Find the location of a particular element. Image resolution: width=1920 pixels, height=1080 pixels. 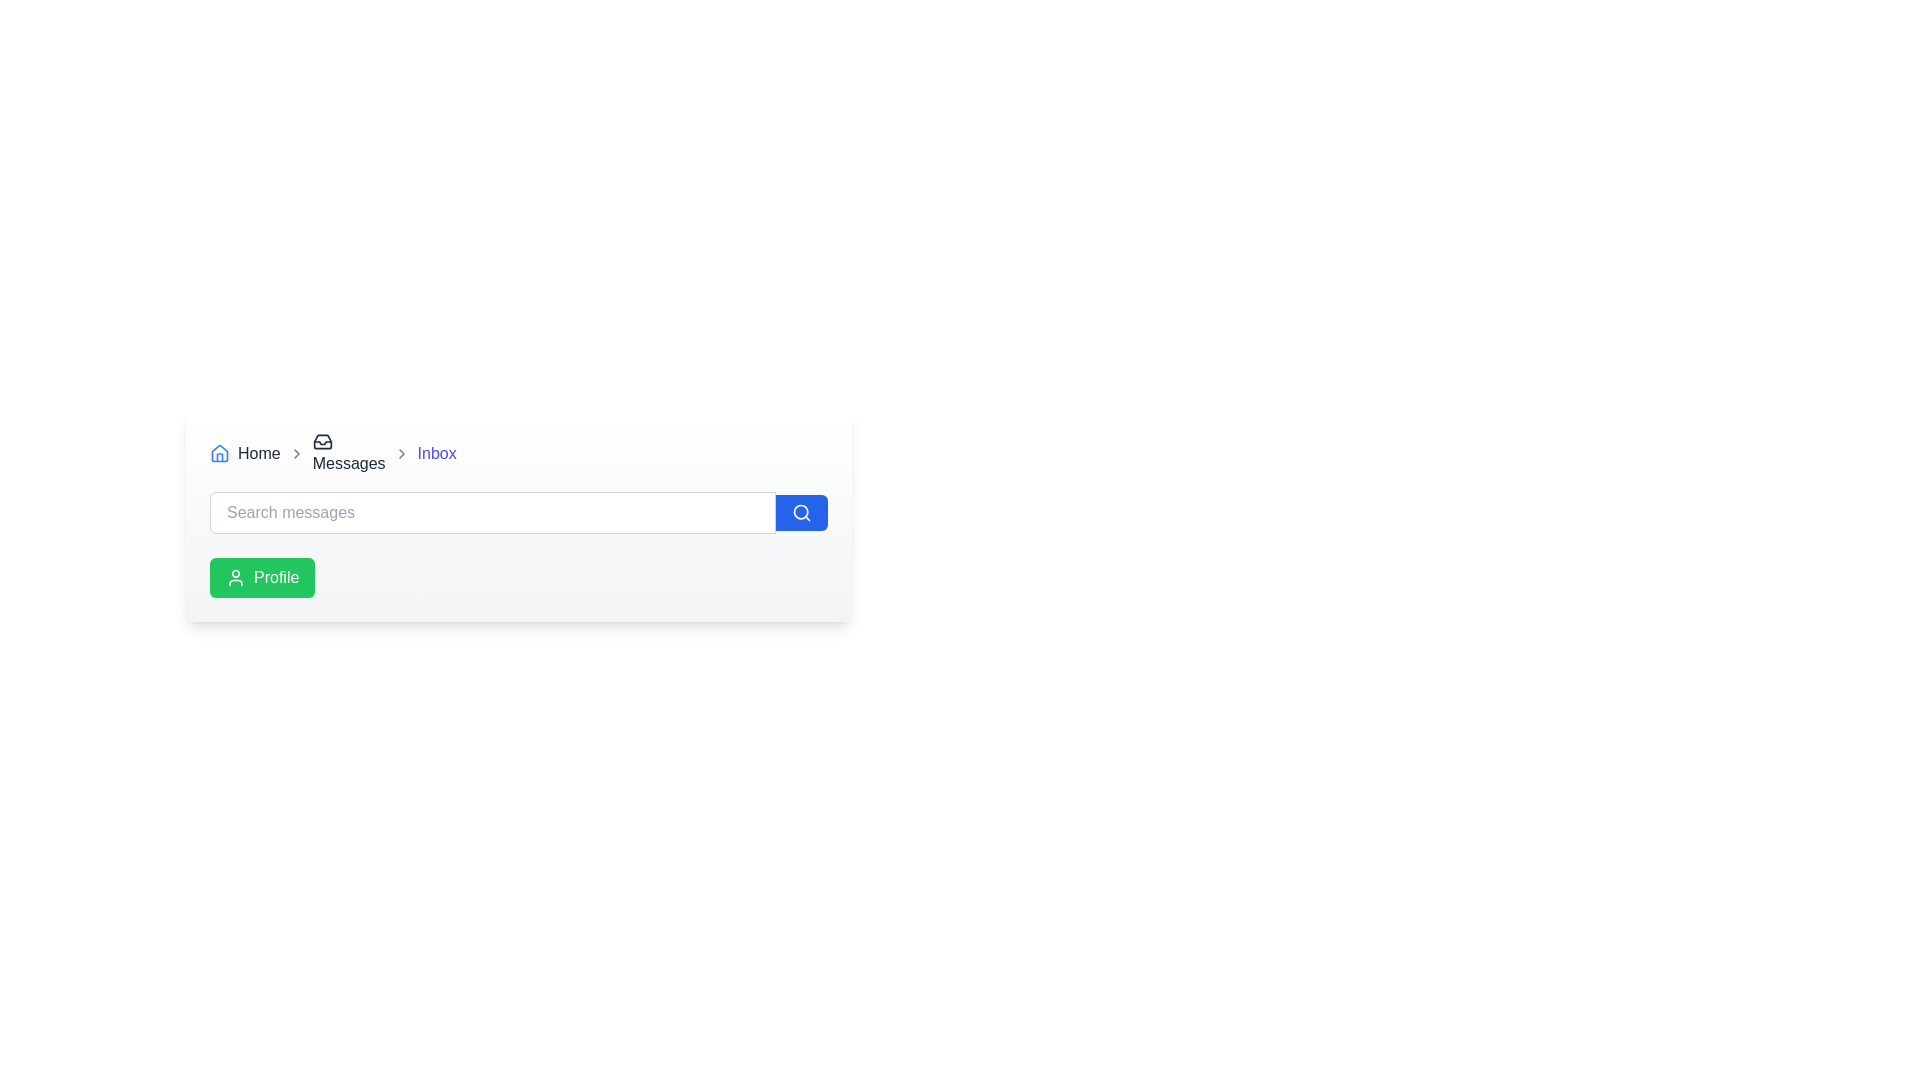

the search input field located below the breadcrumb navigation and to the left of the blue button with a search icon by activating it is located at coordinates (493, 512).